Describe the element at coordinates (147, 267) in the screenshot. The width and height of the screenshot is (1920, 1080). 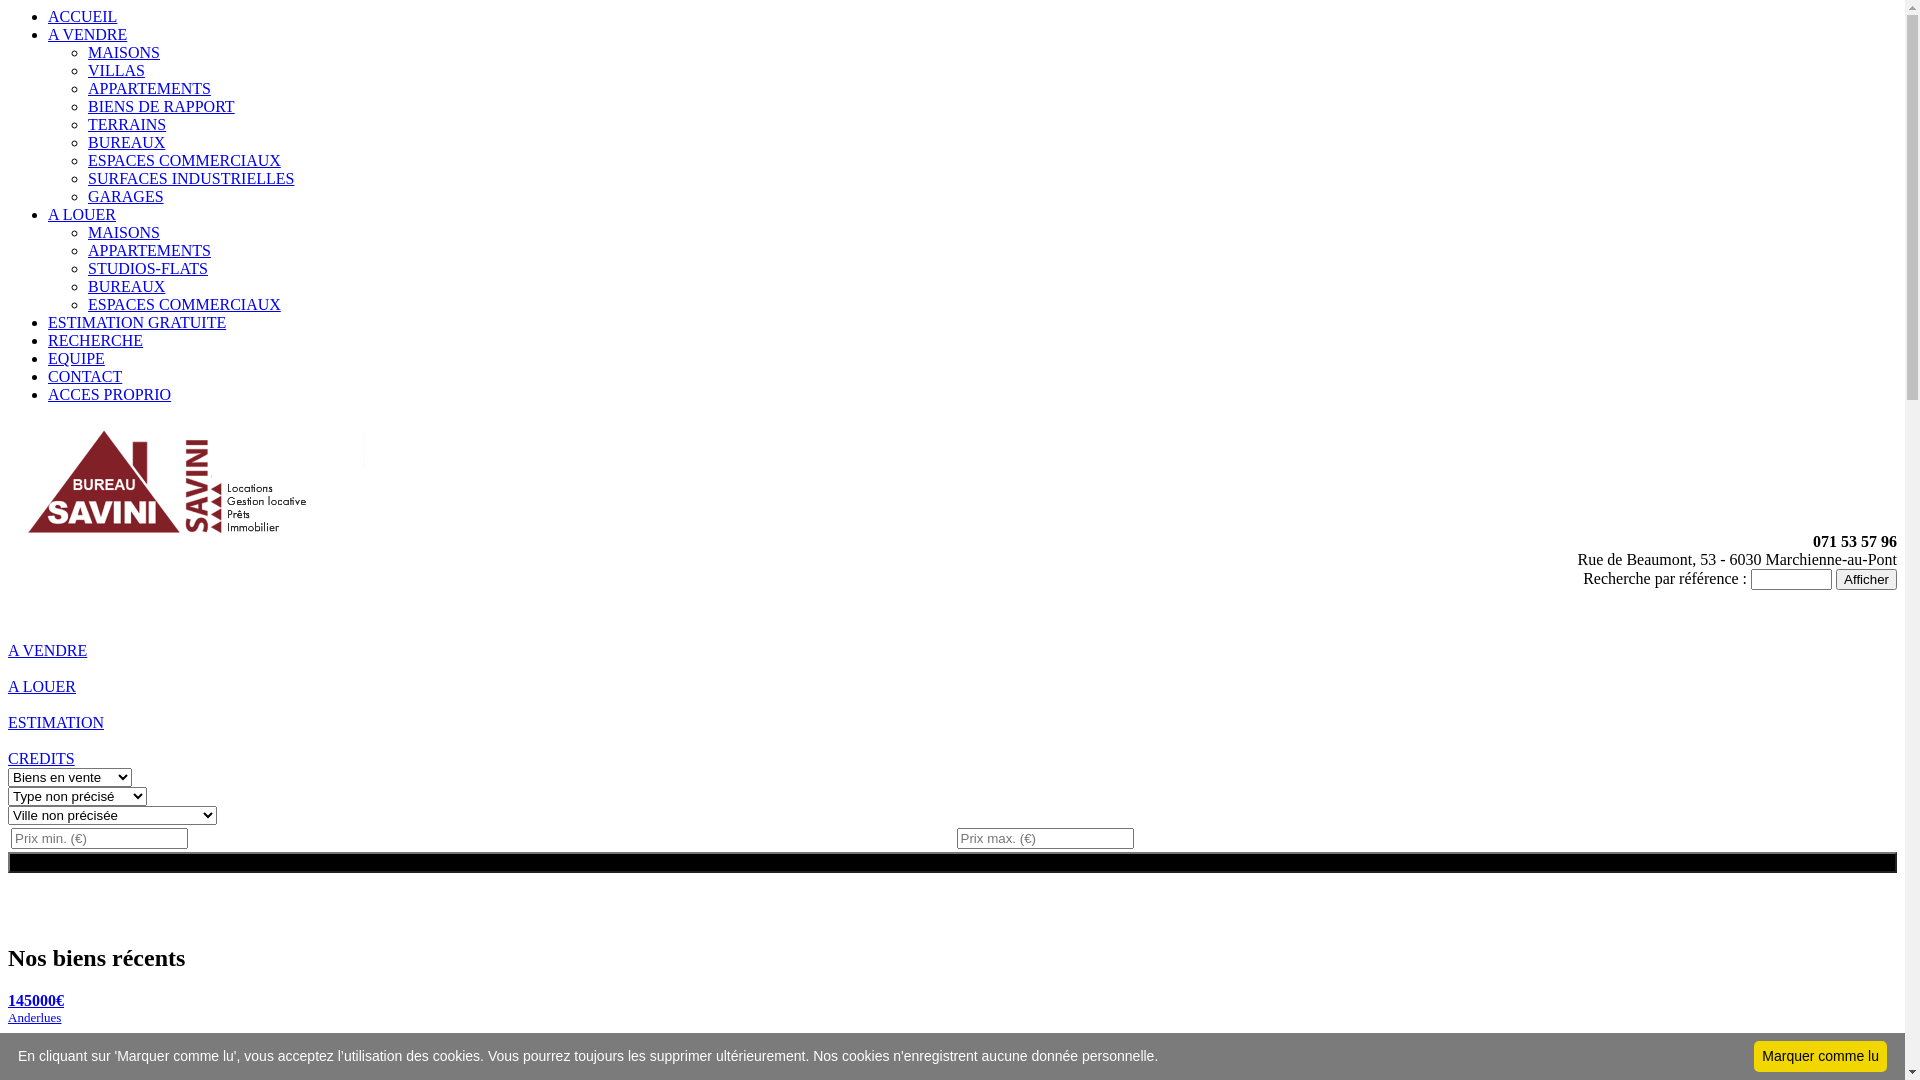
I see `'STUDIOS-FLATS'` at that location.